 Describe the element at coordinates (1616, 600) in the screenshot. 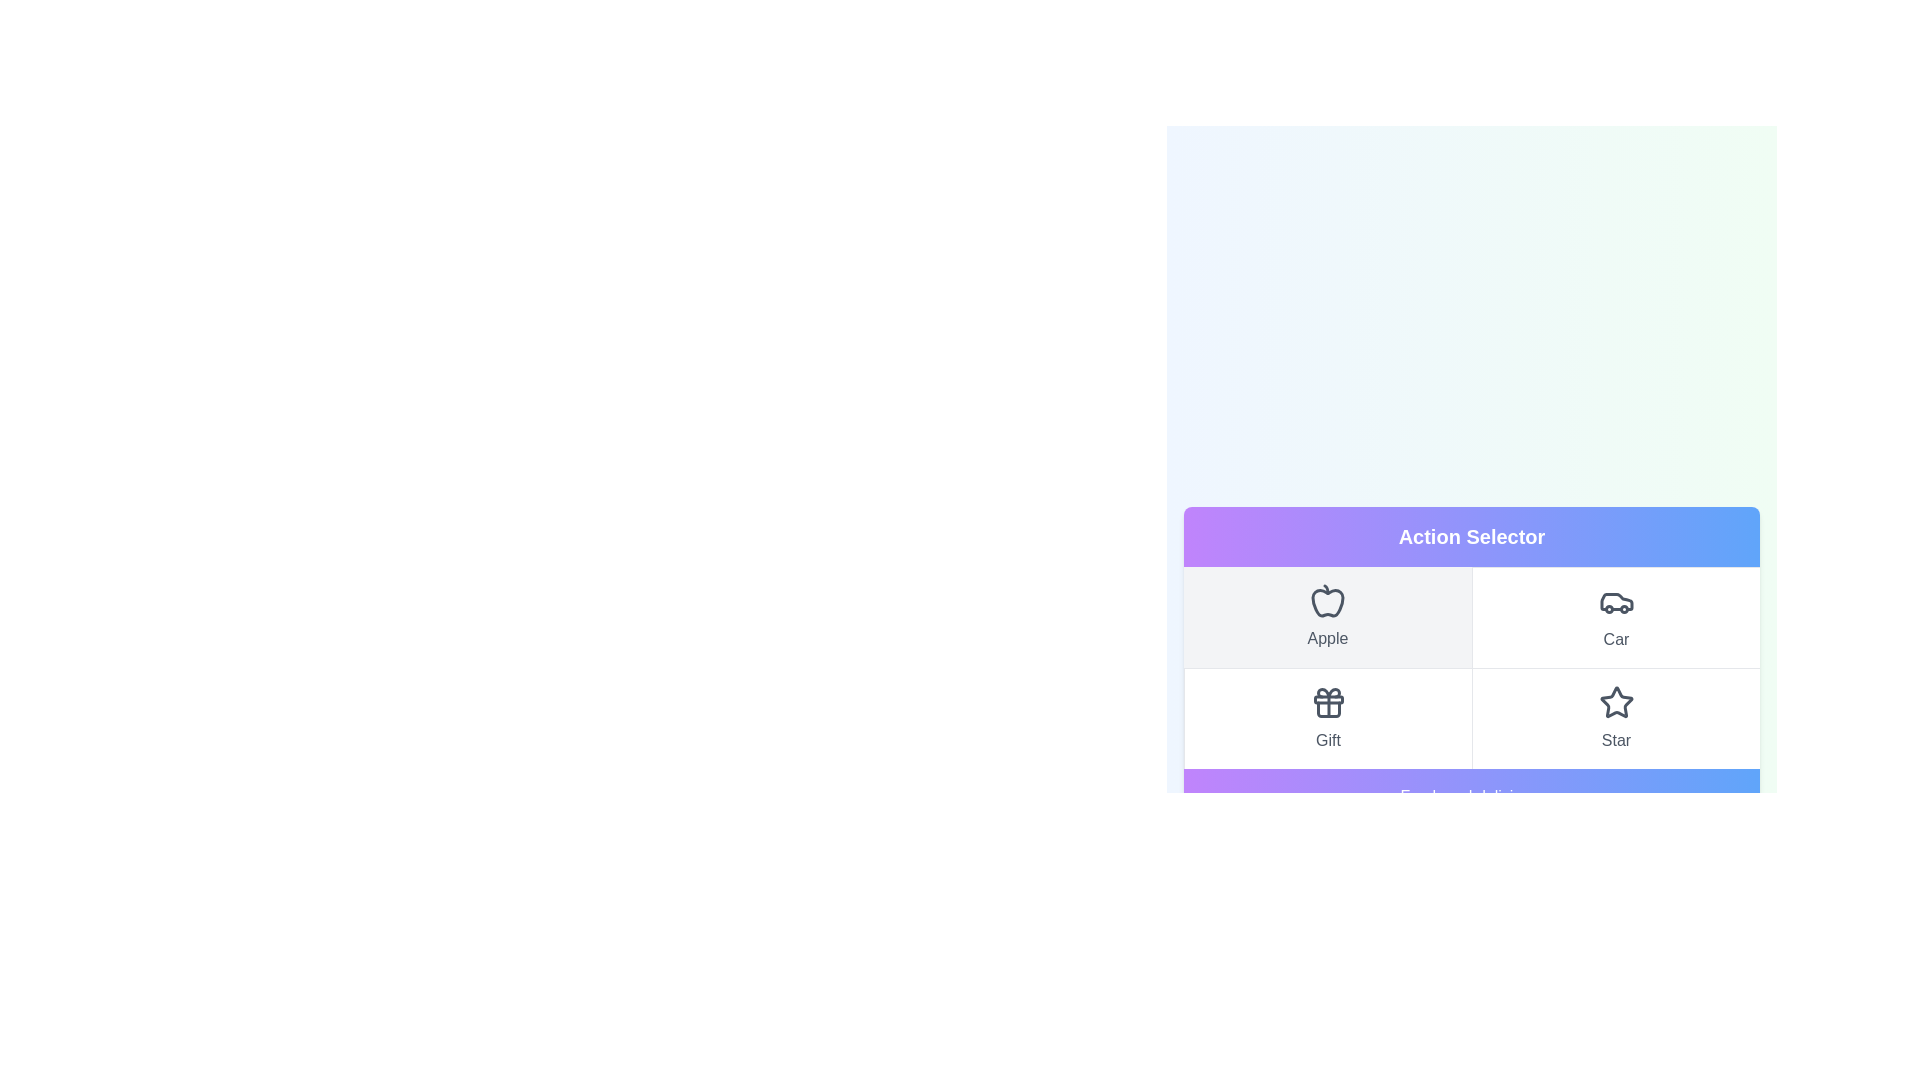

I see `the dashed outline icon representing a vehicle in the top-right cell of the 'Action Selector' grid` at that location.